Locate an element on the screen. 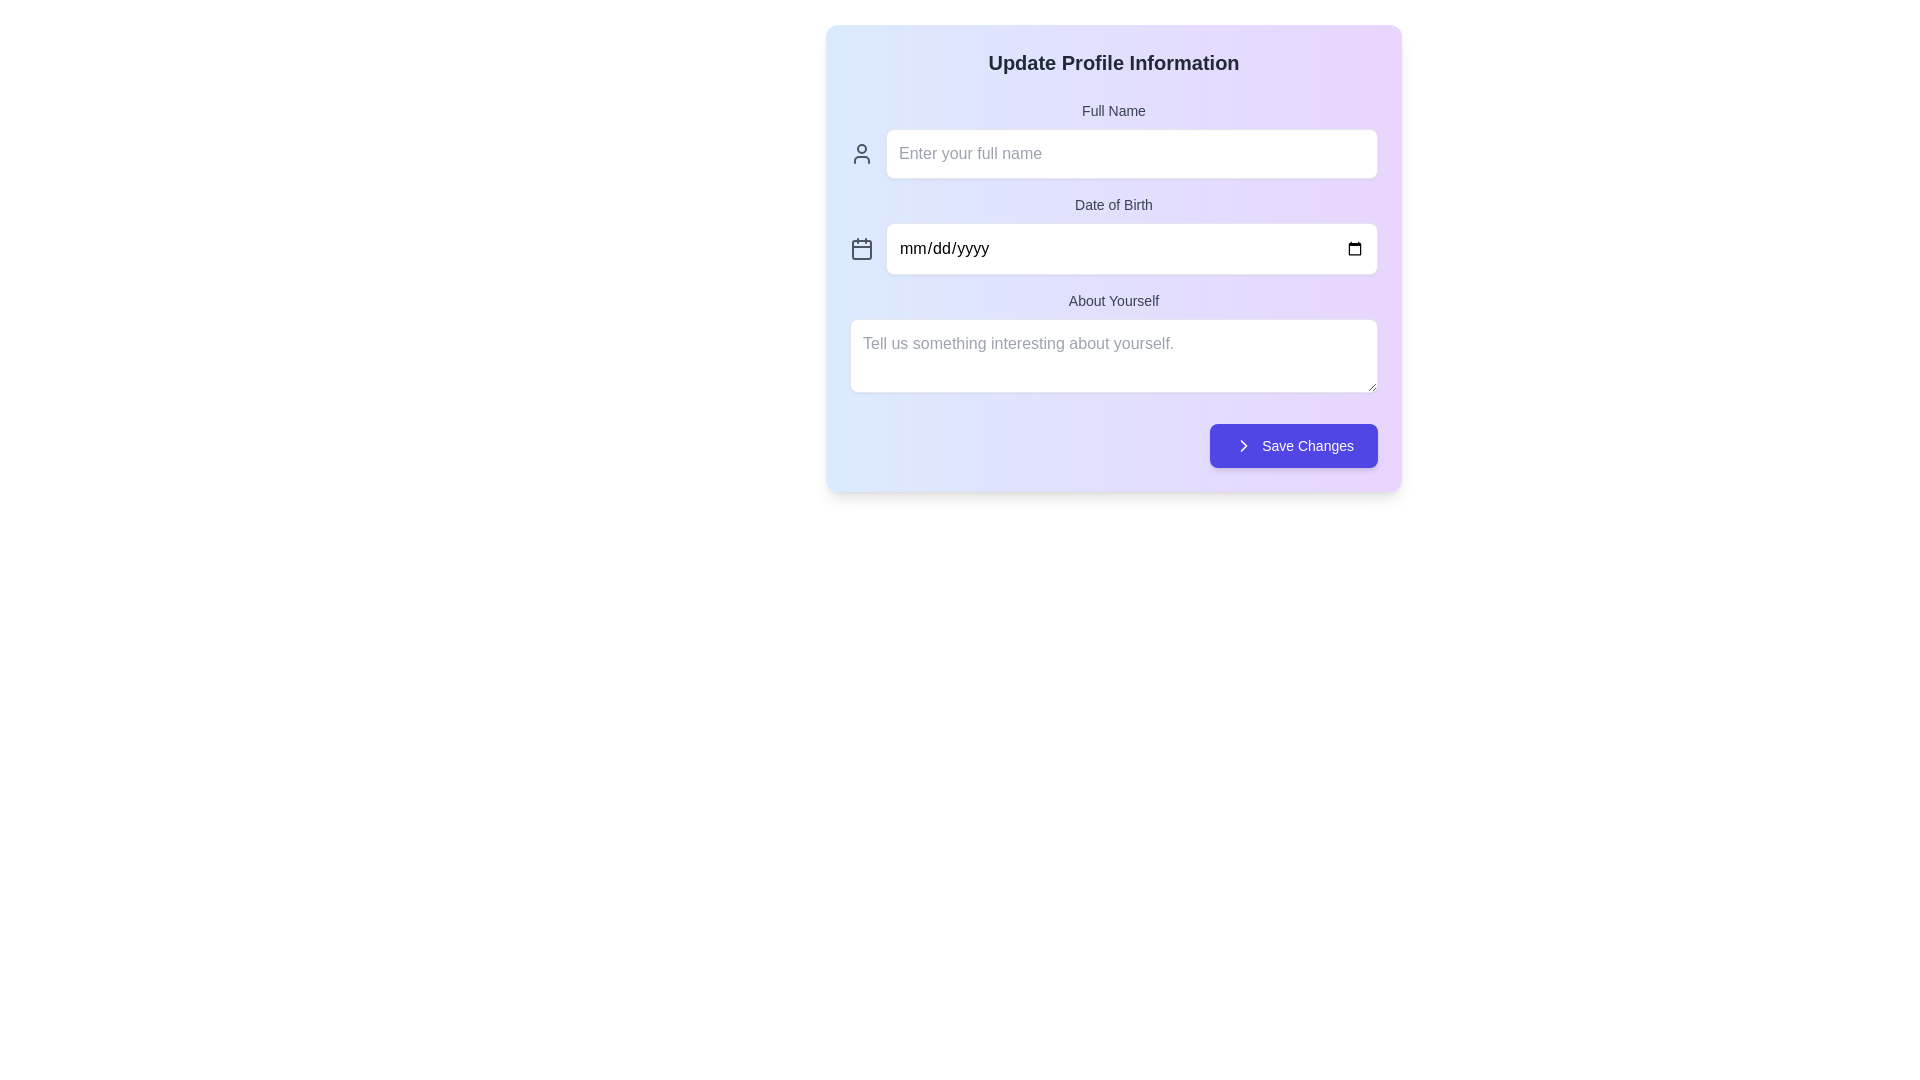 The height and width of the screenshot is (1080, 1920). the Date Input Field for entering the date of birth, which is centered horizontally within the form labeled 'Date of Birth' is located at coordinates (1112, 248).